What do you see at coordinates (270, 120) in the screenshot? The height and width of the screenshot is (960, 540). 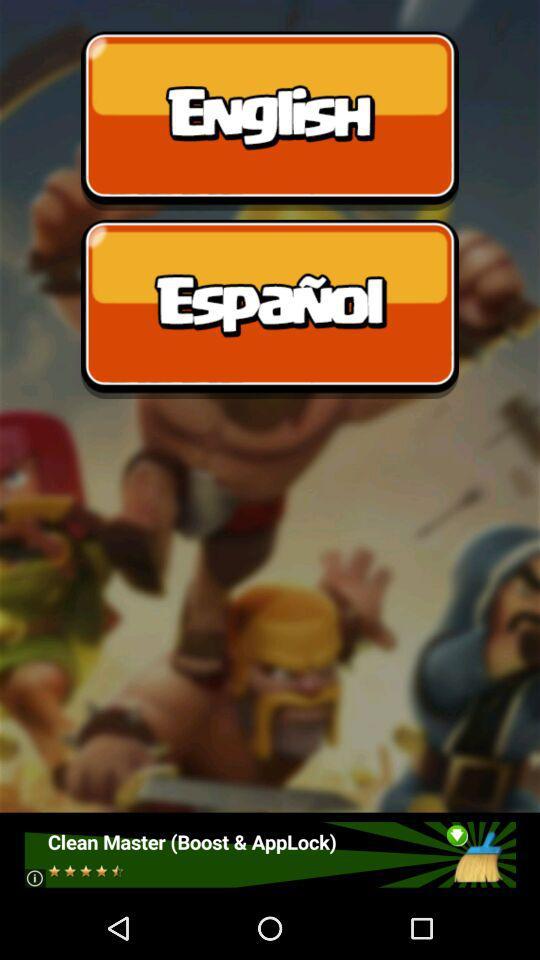 I see `english as language` at bounding box center [270, 120].